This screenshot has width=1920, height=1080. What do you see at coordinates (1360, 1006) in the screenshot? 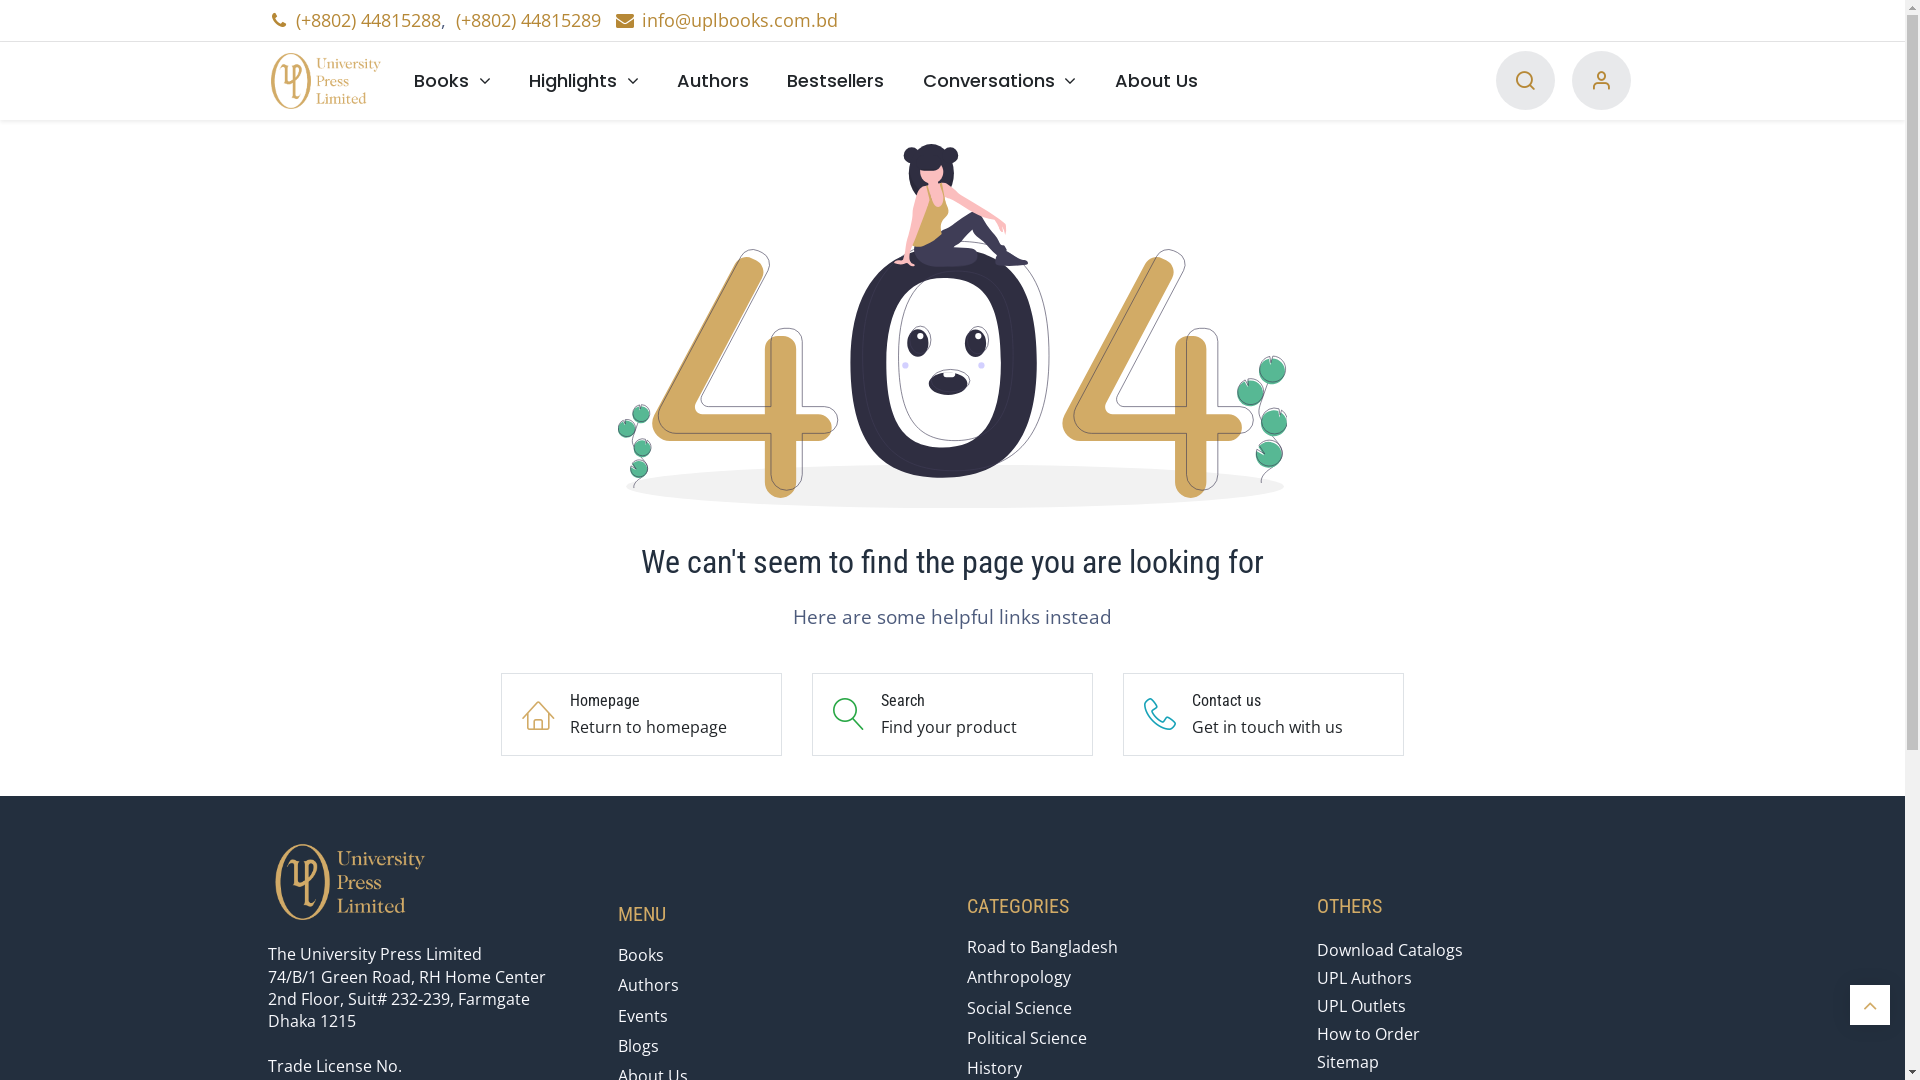
I see `'UPL Outlets'` at bounding box center [1360, 1006].